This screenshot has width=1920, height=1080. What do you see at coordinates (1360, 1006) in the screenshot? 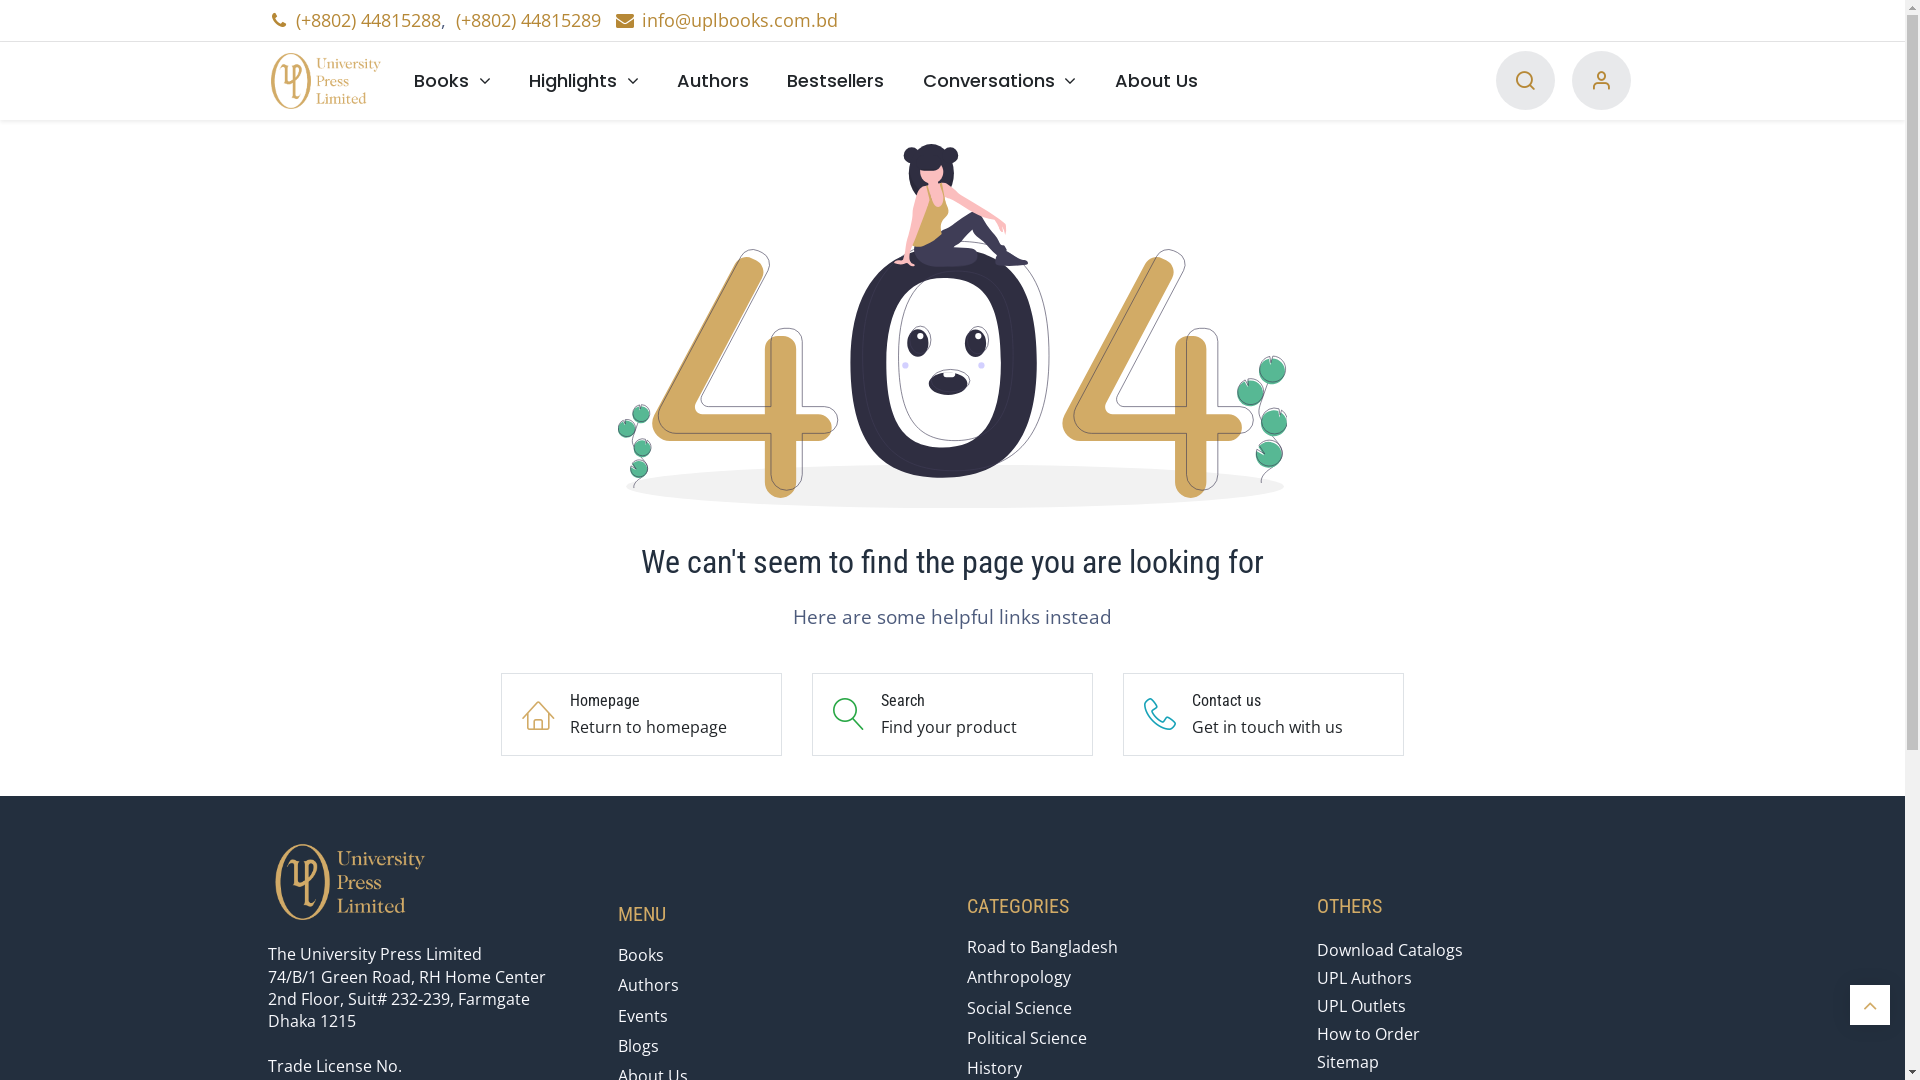
I see `'UPL Outlets'` at bounding box center [1360, 1006].